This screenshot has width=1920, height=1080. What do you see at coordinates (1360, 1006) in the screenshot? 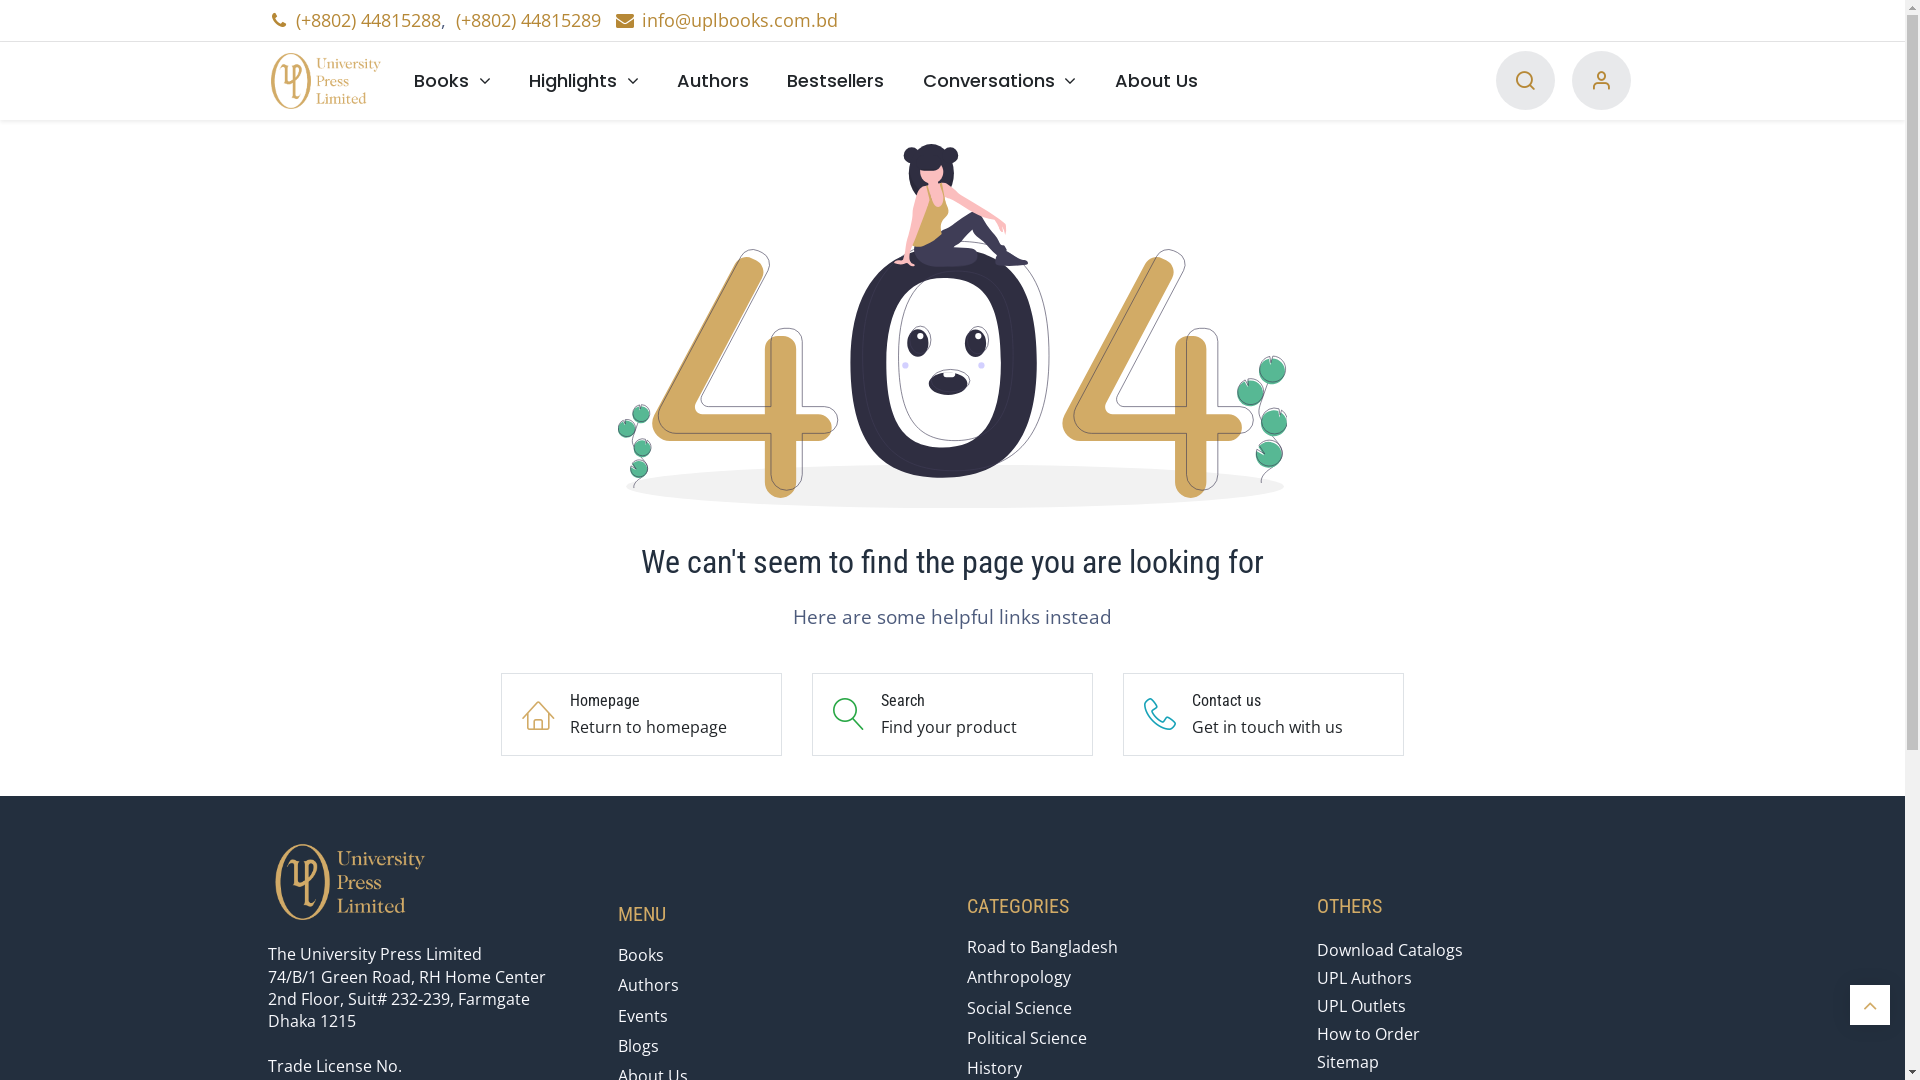
I see `'UPL Outlets'` at bounding box center [1360, 1006].